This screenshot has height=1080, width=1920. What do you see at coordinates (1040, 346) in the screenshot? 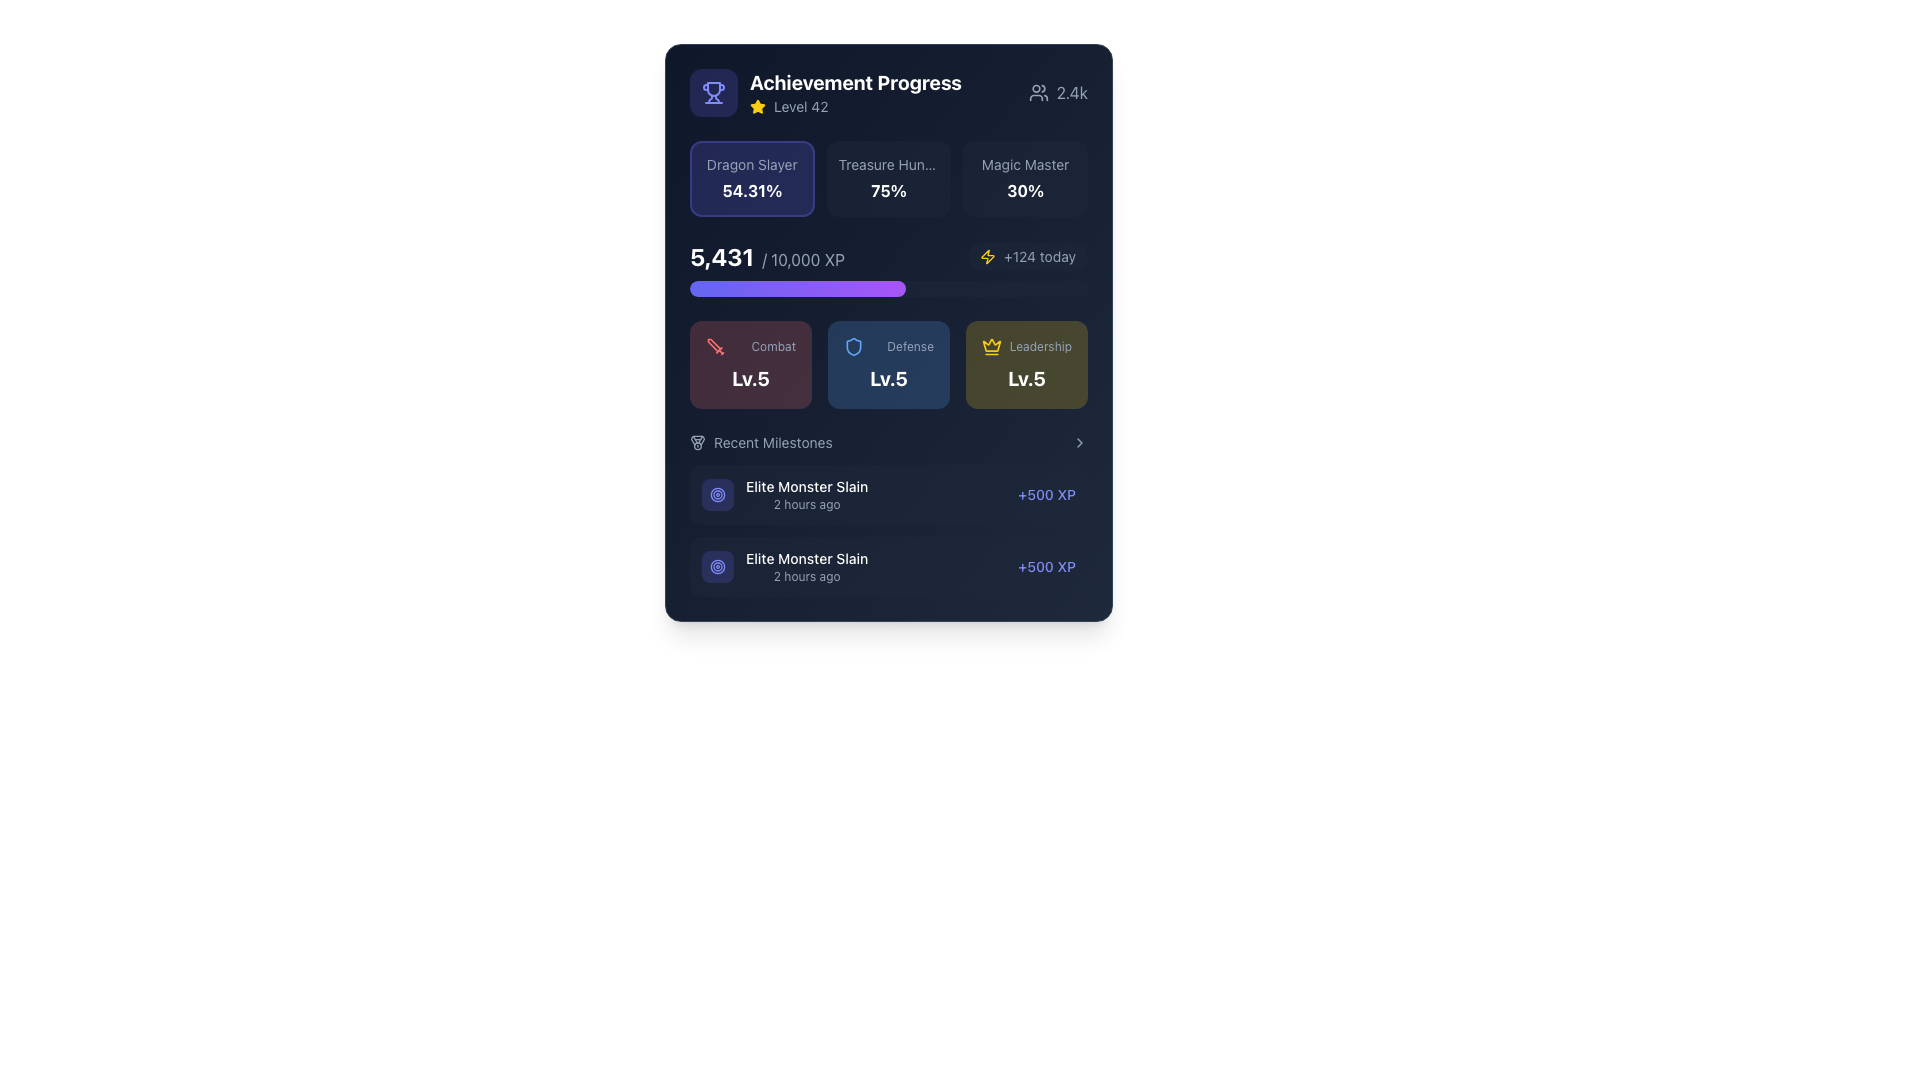
I see `the static text label reading 'Leadership' which is styled with a small font and a slate-gray color, located in the top-right portion of the level card within the 'Achievement Progress' widget` at bounding box center [1040, 346].